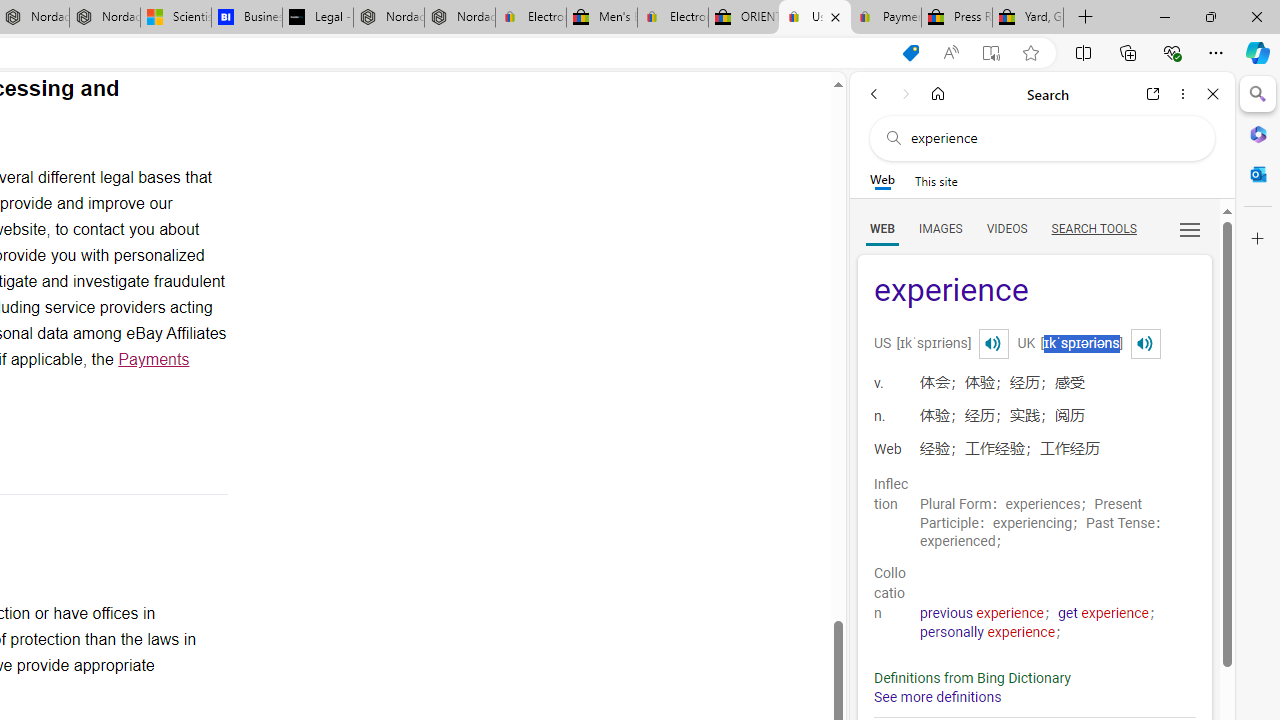 This screenshot has width=1280, height=720. Describe the element at coordinates (937, 696) in the screenshot. I see `'See more definitions'` at that location.